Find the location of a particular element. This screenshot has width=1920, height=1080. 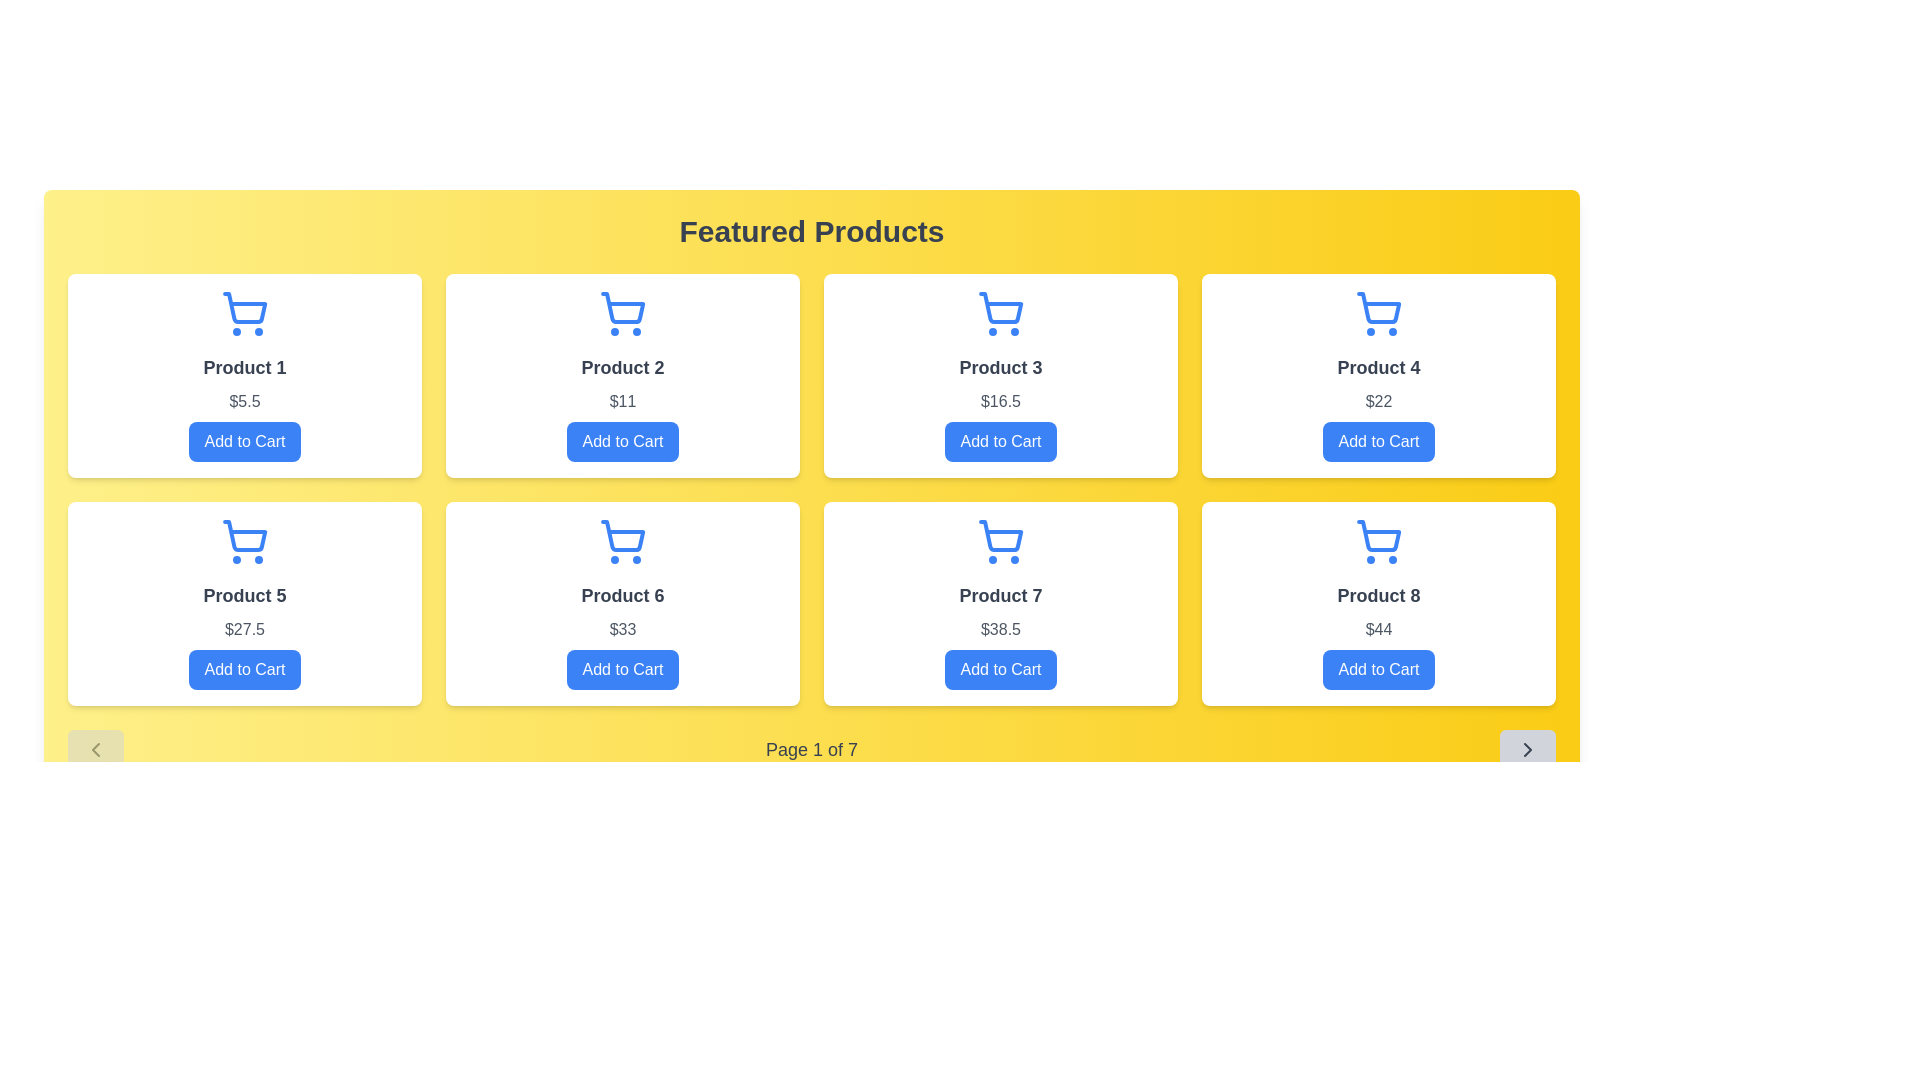

the shopping cart icon located at the top-center of the 'Product 8' card, which is above the product title and price, and directly above the 'Add to Cart' button is located at coordinates (1377, 542).